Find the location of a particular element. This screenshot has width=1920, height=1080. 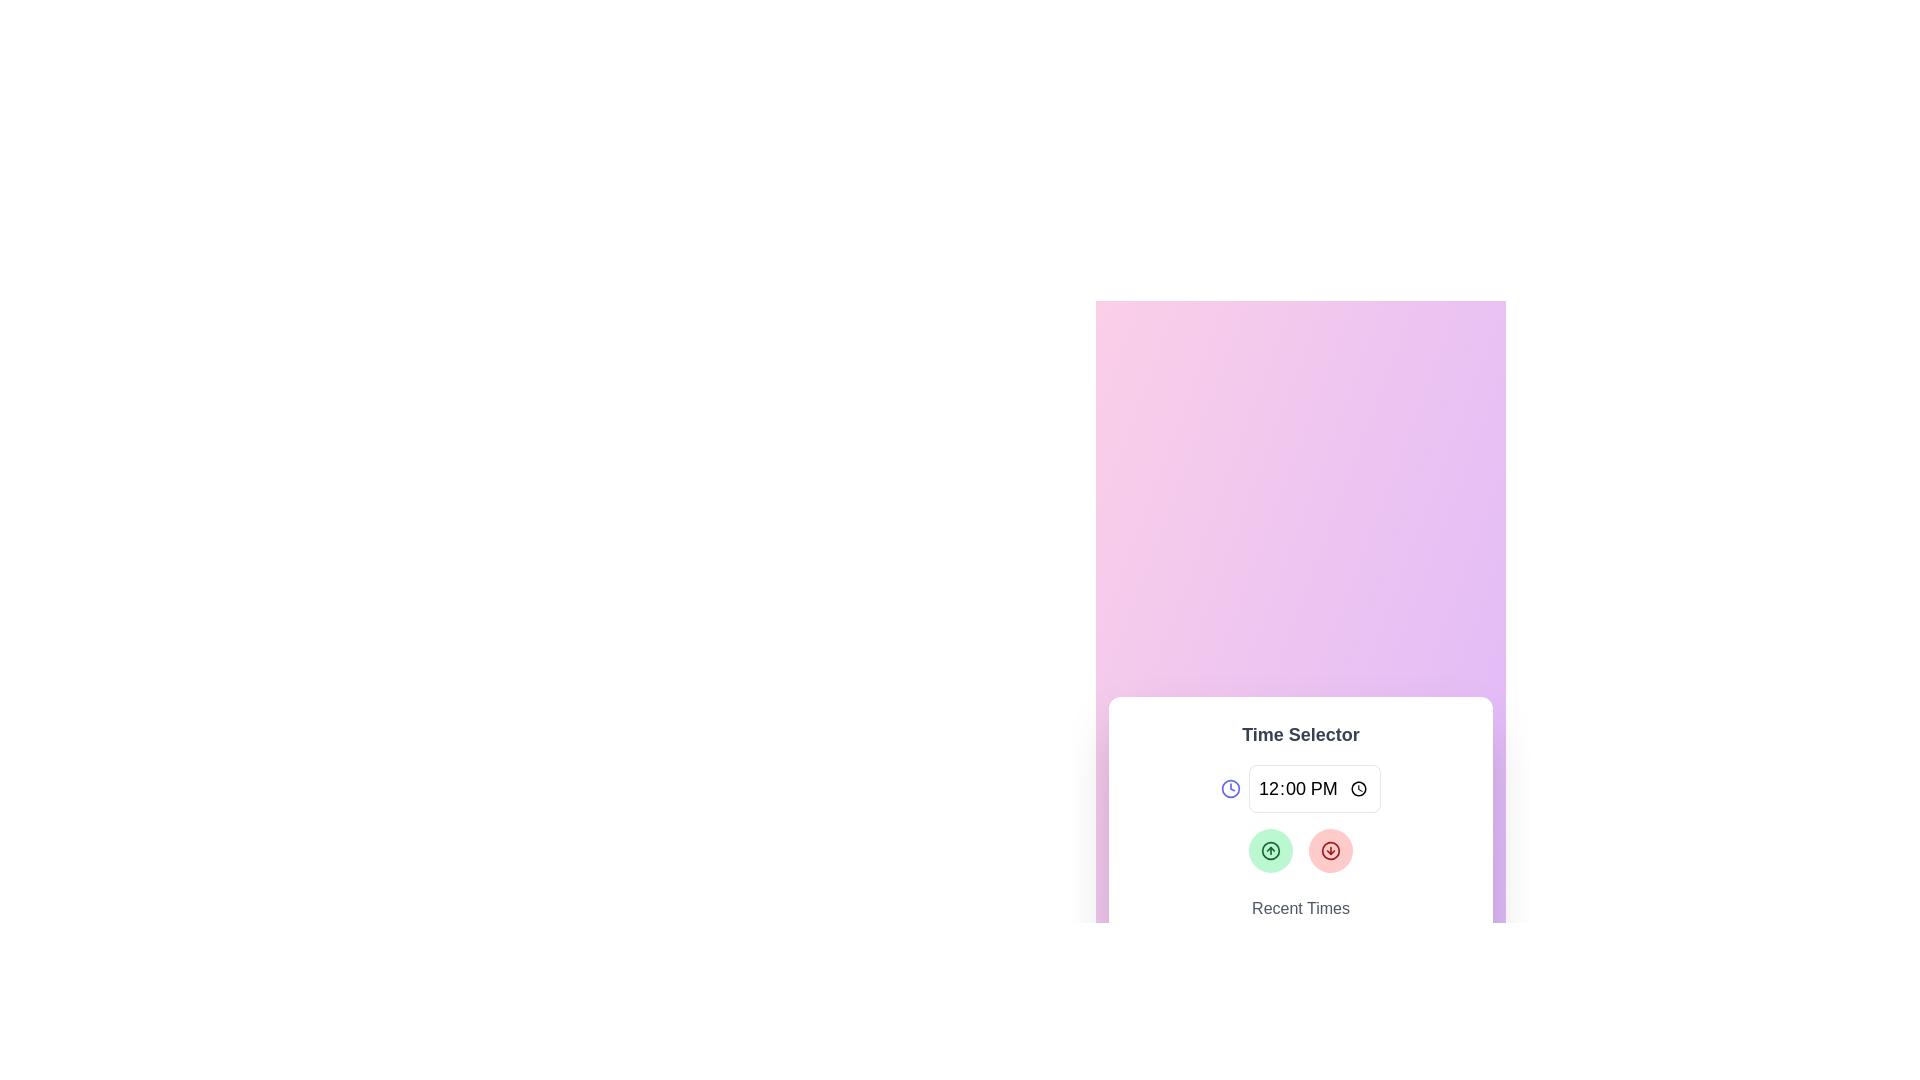

the time input field displaying '12:00 PM' is located at coordinates (1315, 788).